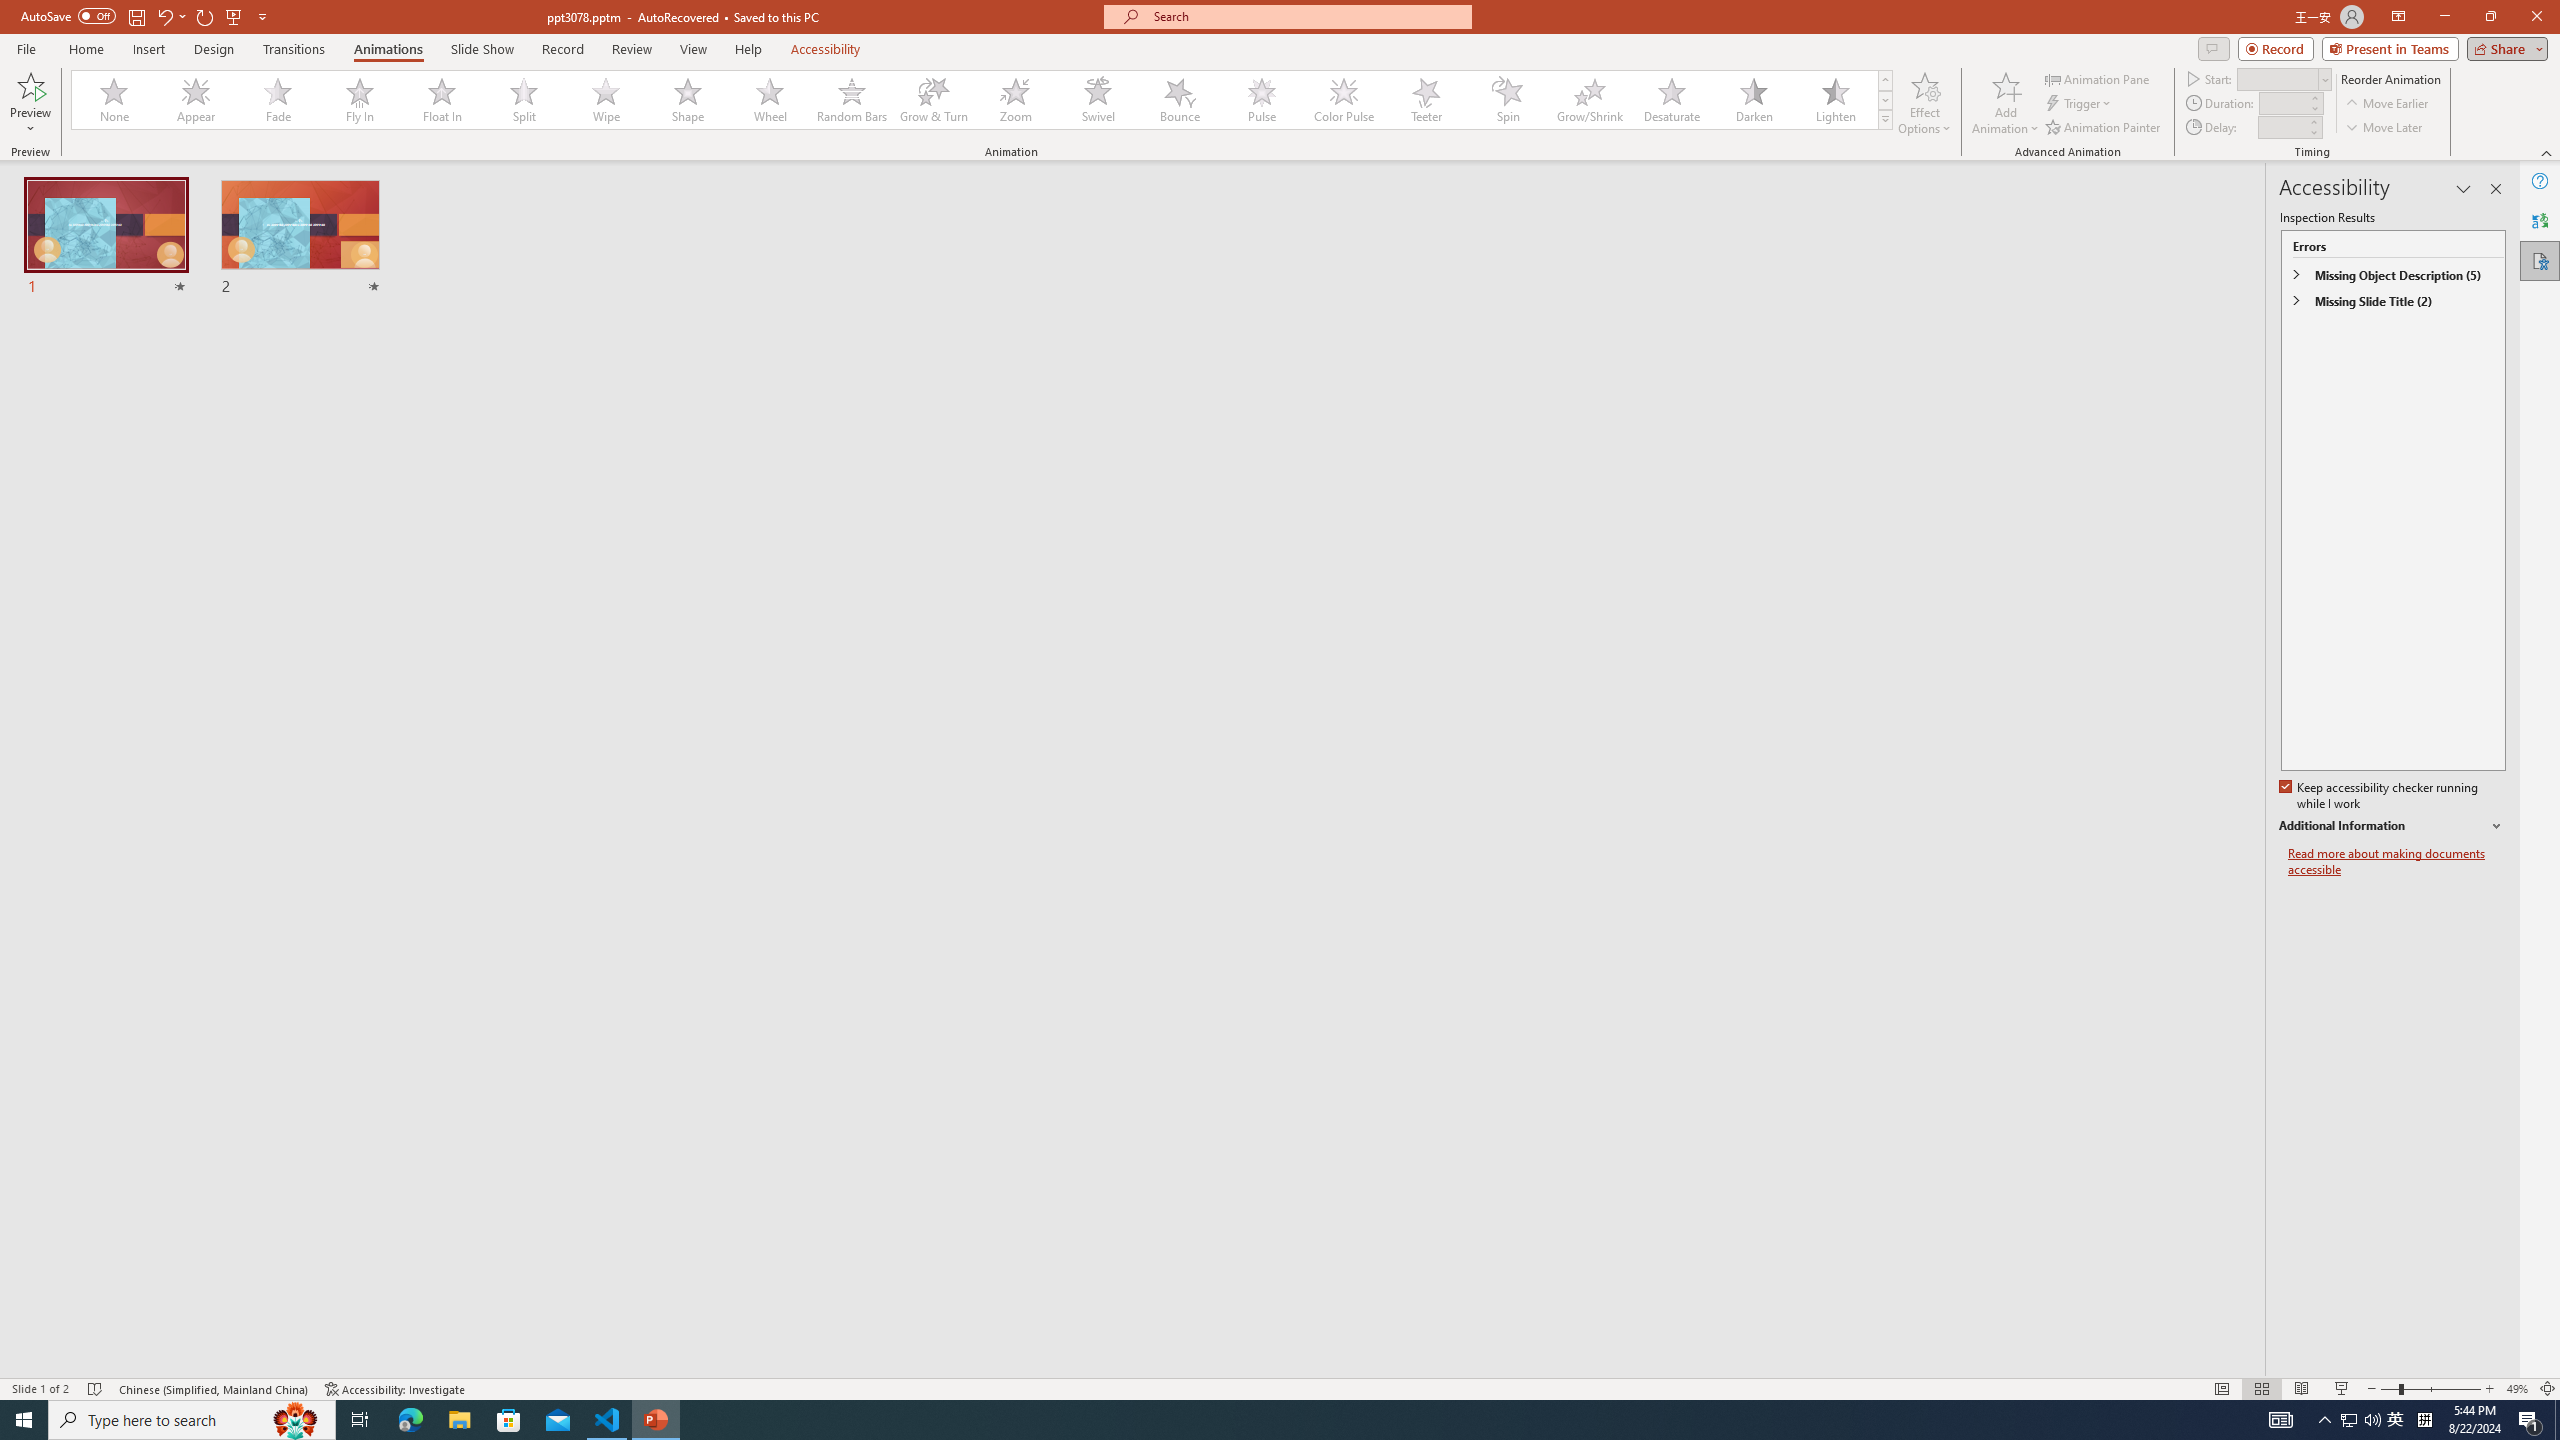 This screenshot has height=1440, width=2560. I want to click on 'Animation Delay', so click(2279, 126).